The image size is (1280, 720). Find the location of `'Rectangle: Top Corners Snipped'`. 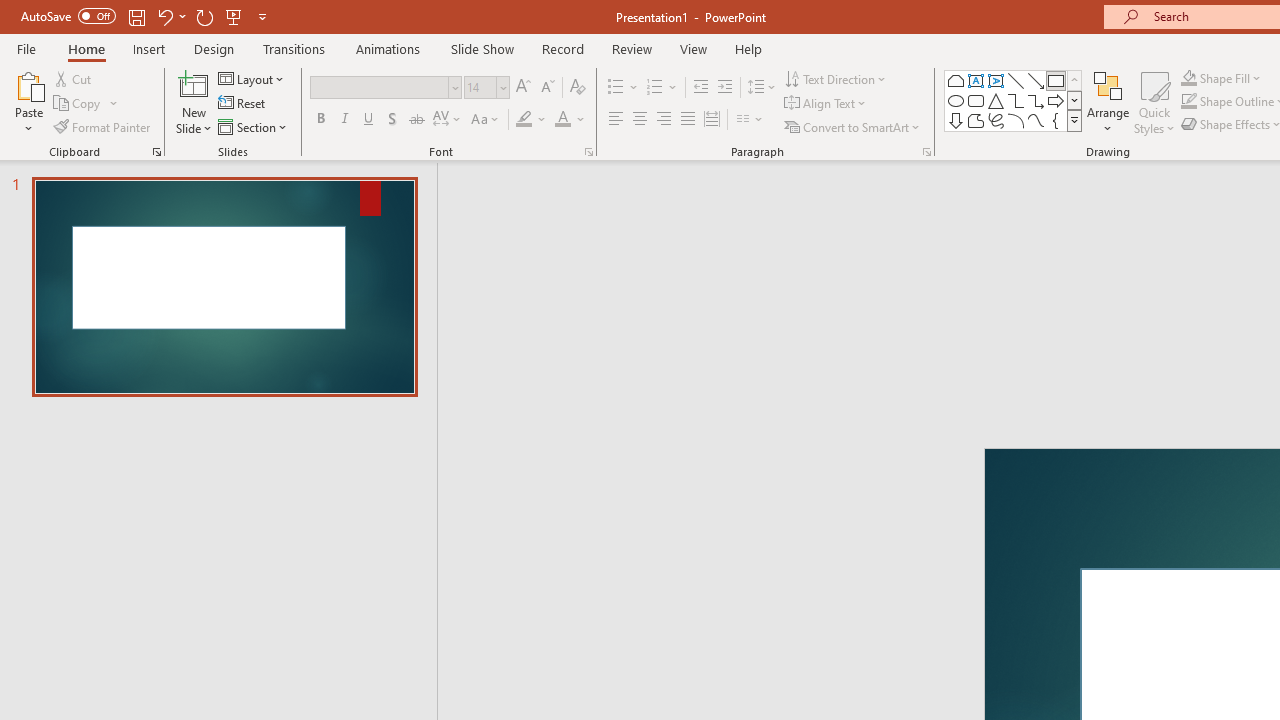

'Rectangle: Top Corners Snipped' is located at coordinates (955, 80).